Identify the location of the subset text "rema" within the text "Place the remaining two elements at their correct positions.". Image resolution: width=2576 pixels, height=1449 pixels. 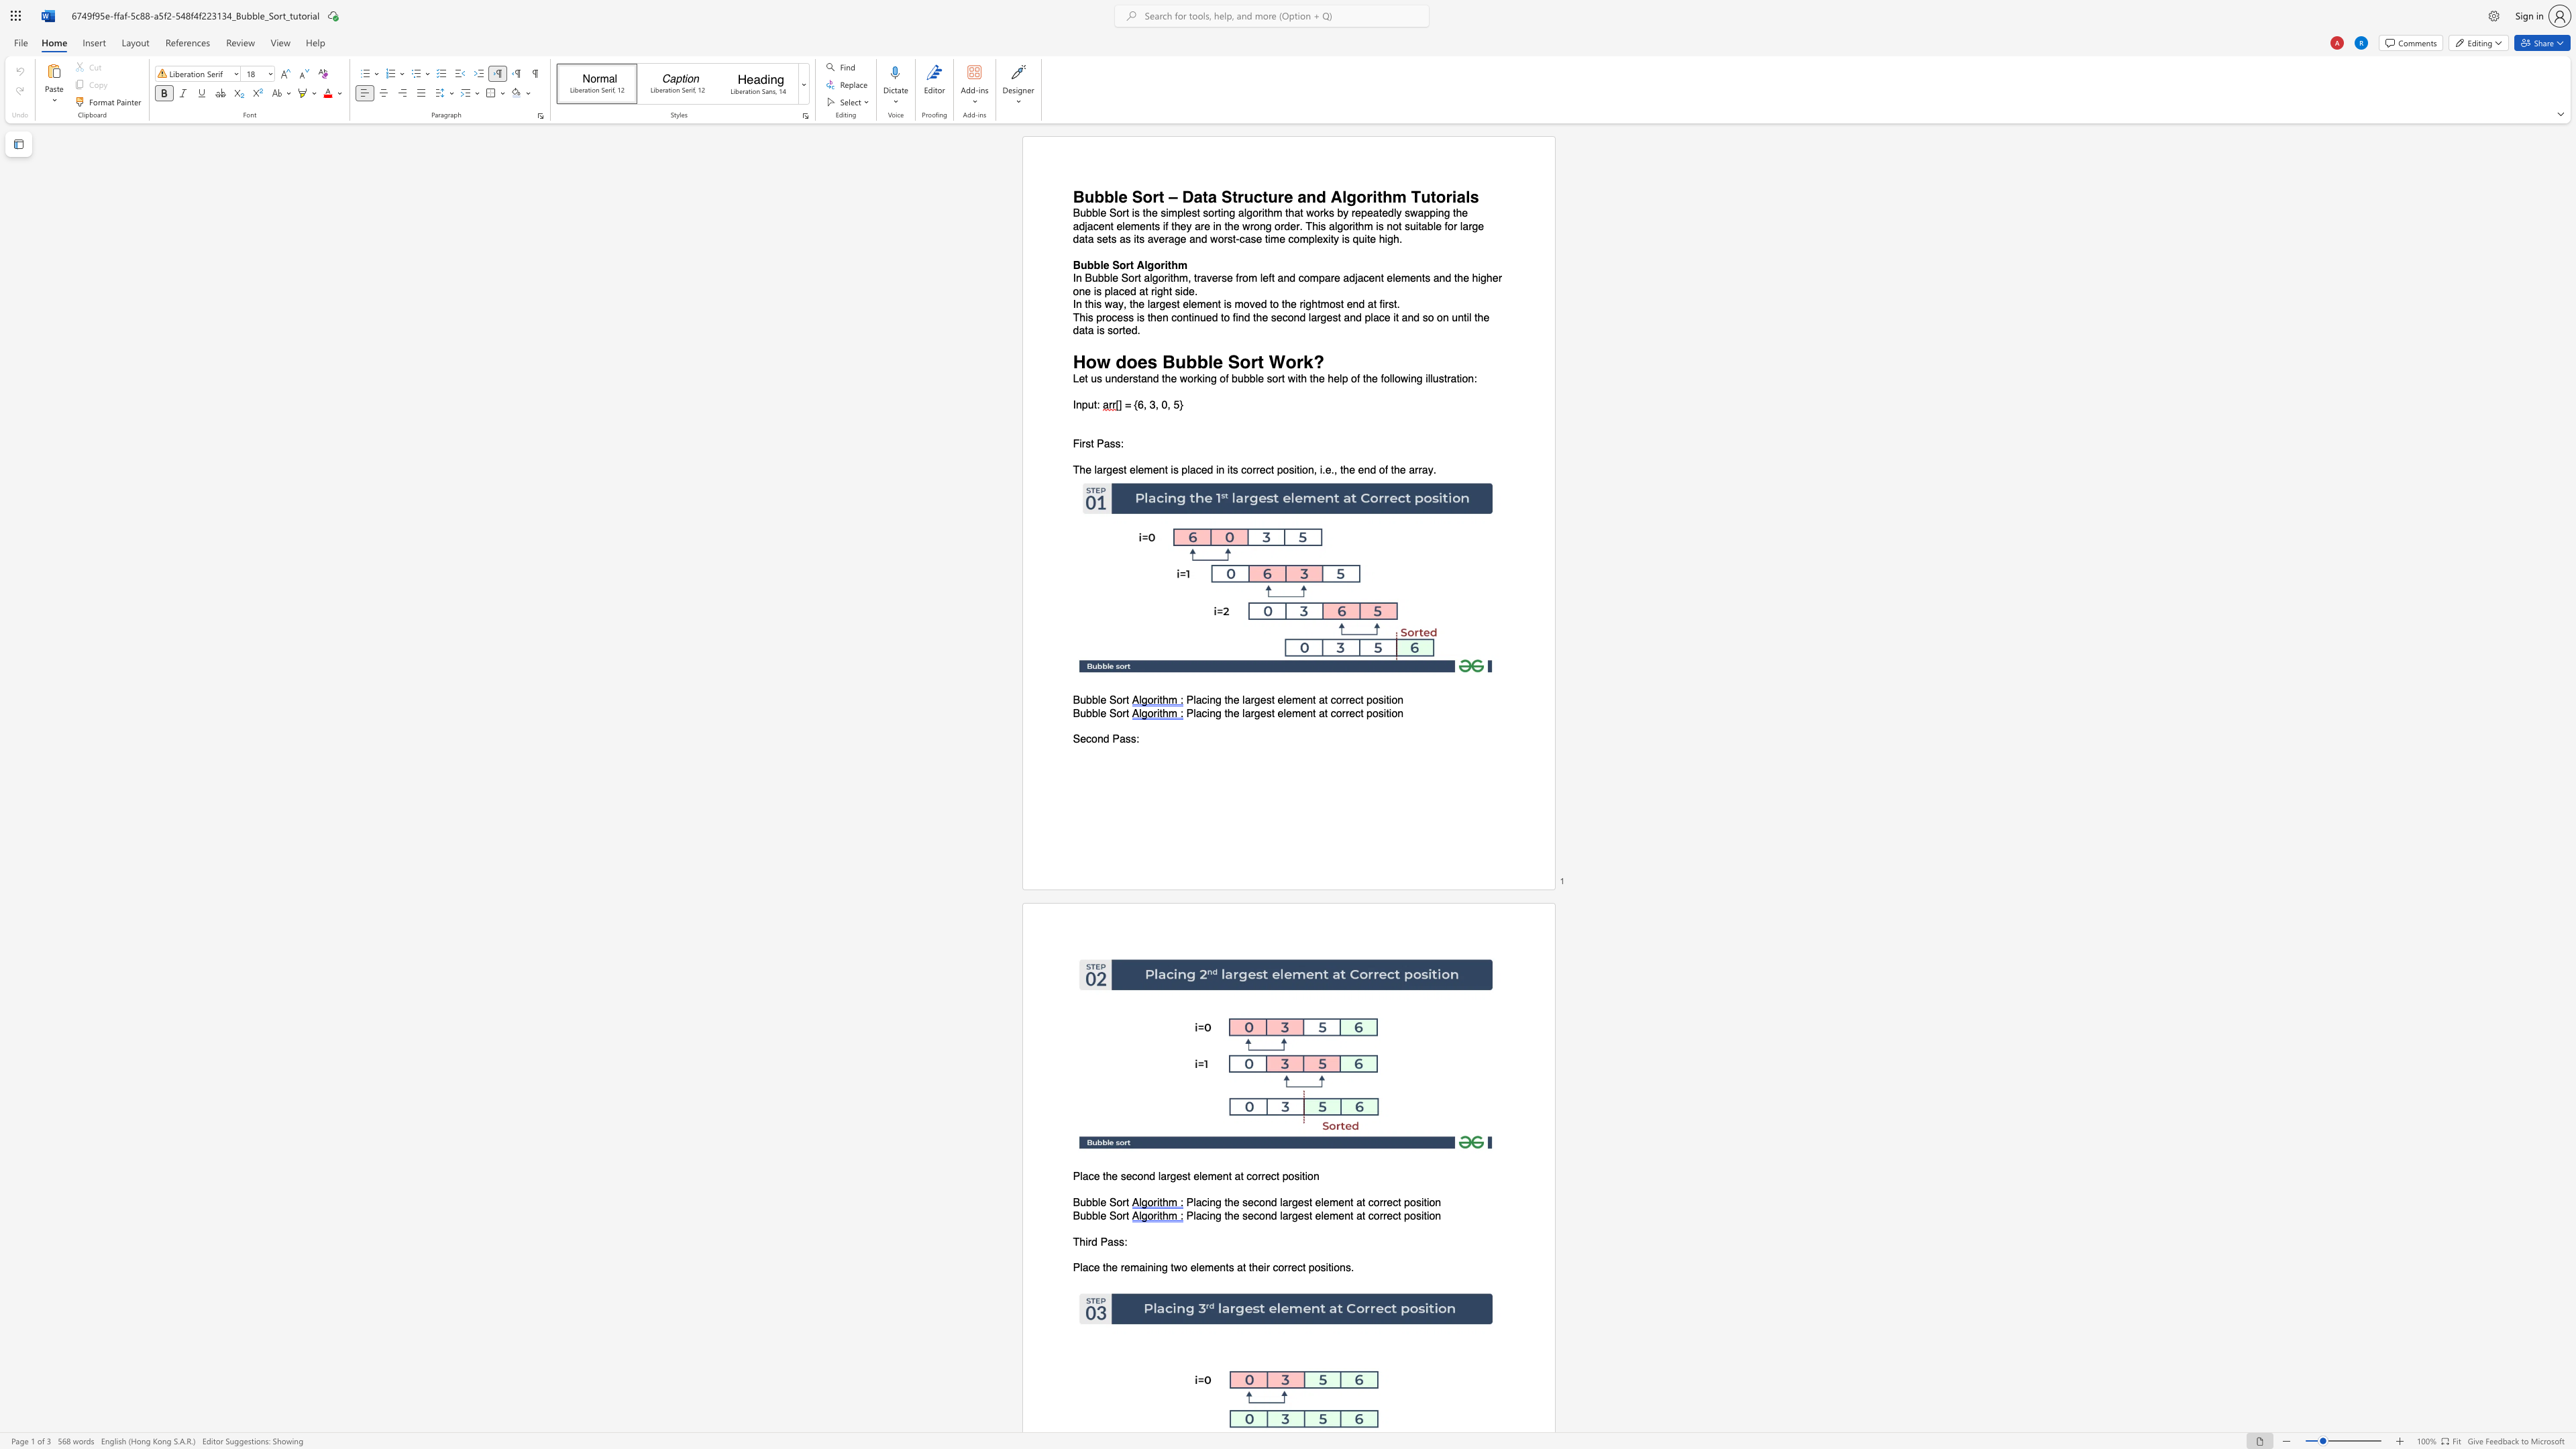
(1120, 1268).